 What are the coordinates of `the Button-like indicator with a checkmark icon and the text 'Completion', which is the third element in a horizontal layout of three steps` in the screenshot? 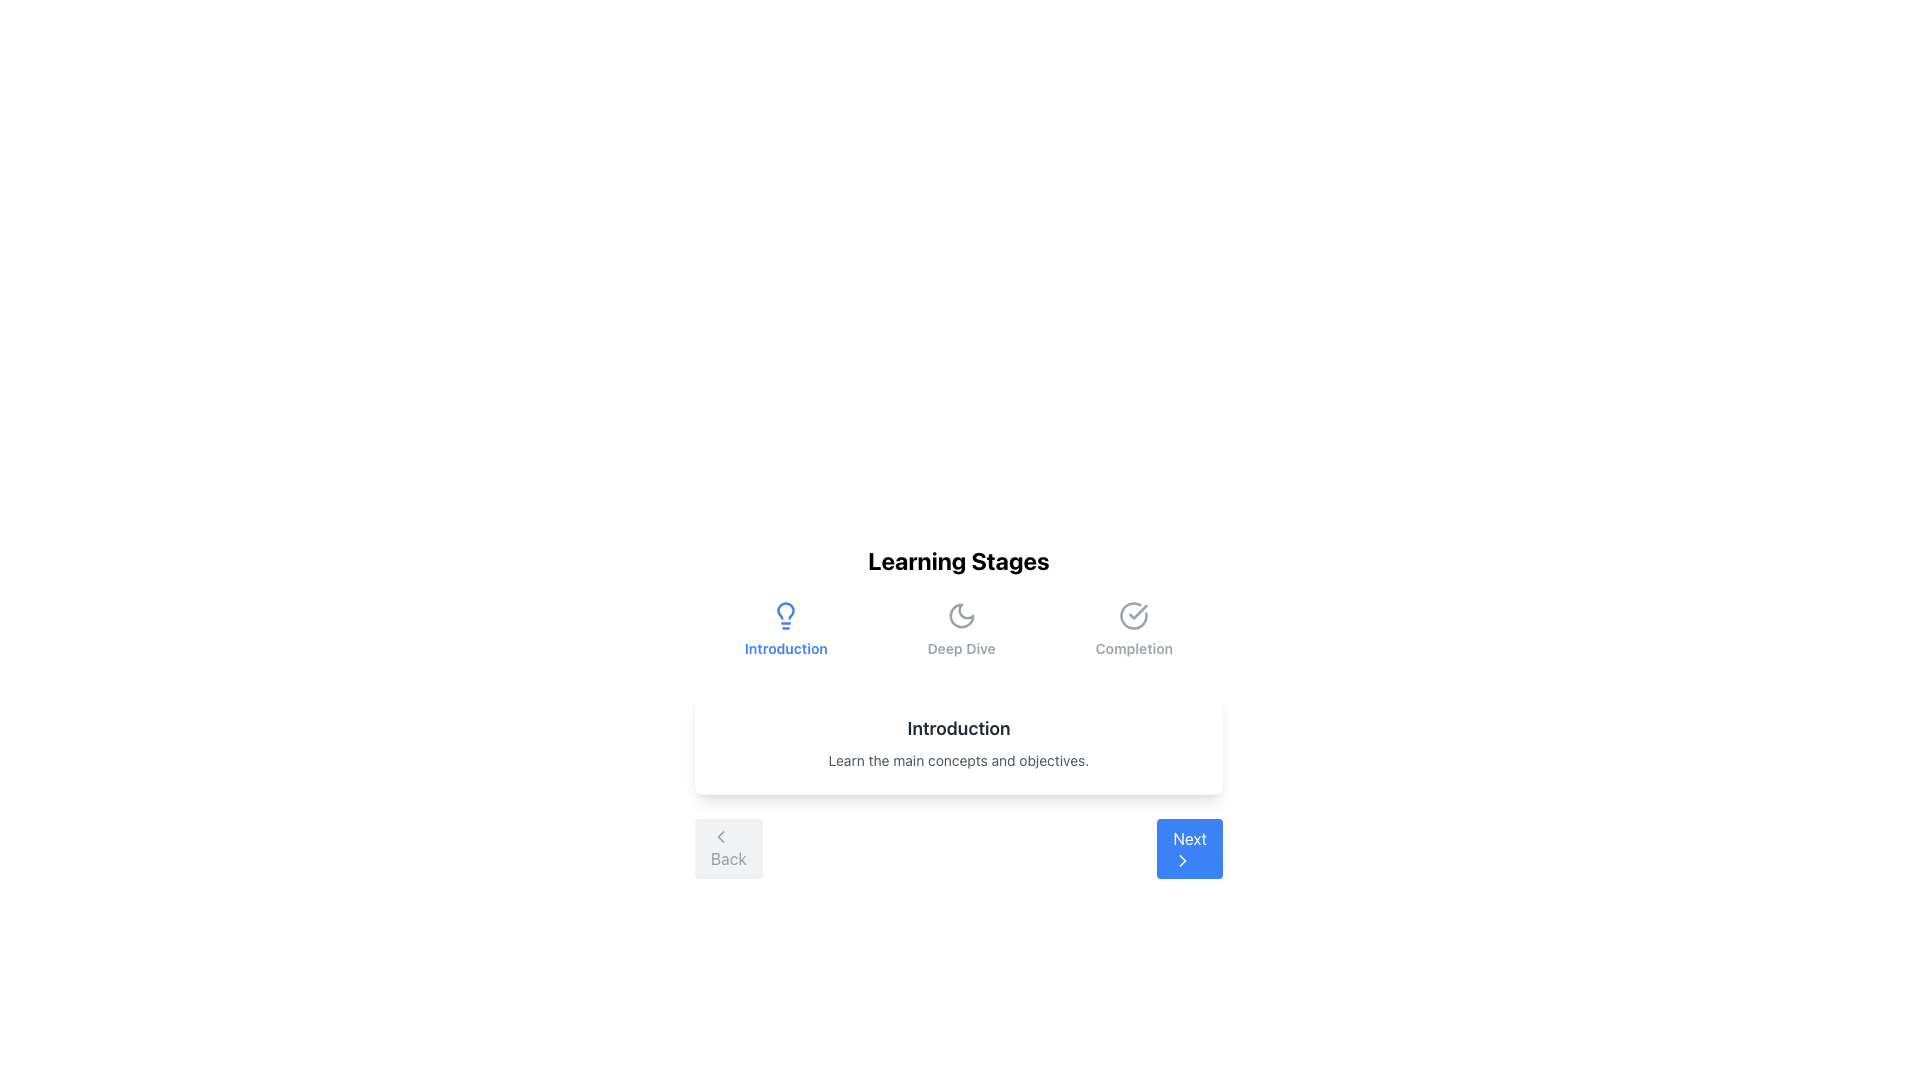 It's located at (1134, 628).